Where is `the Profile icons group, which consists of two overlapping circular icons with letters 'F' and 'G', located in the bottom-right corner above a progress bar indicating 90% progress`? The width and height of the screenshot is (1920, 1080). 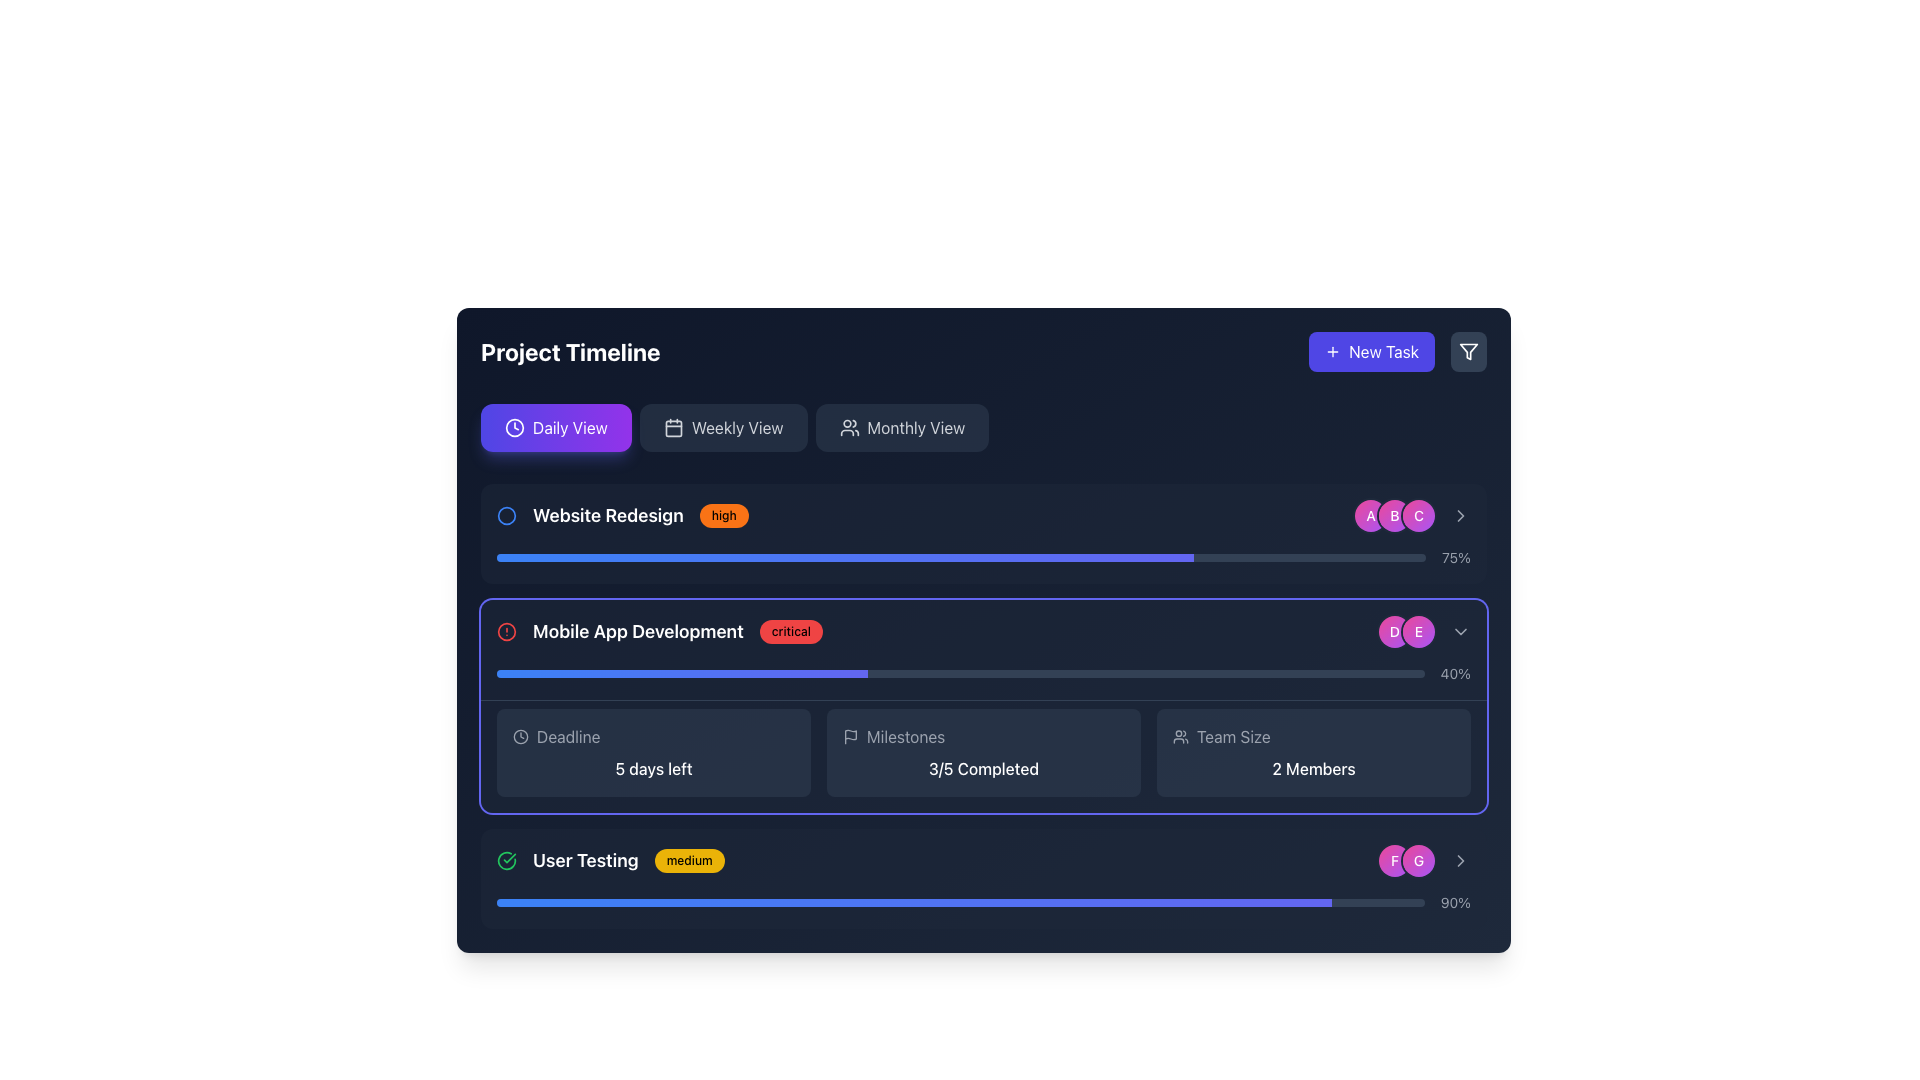
the Profile icons group, which consists of two overlapping circular icons with letters 'F' and 'G', located in the bottom-right corner above a progress bar indicating 90% progress is located at coordinates (1405, 859).